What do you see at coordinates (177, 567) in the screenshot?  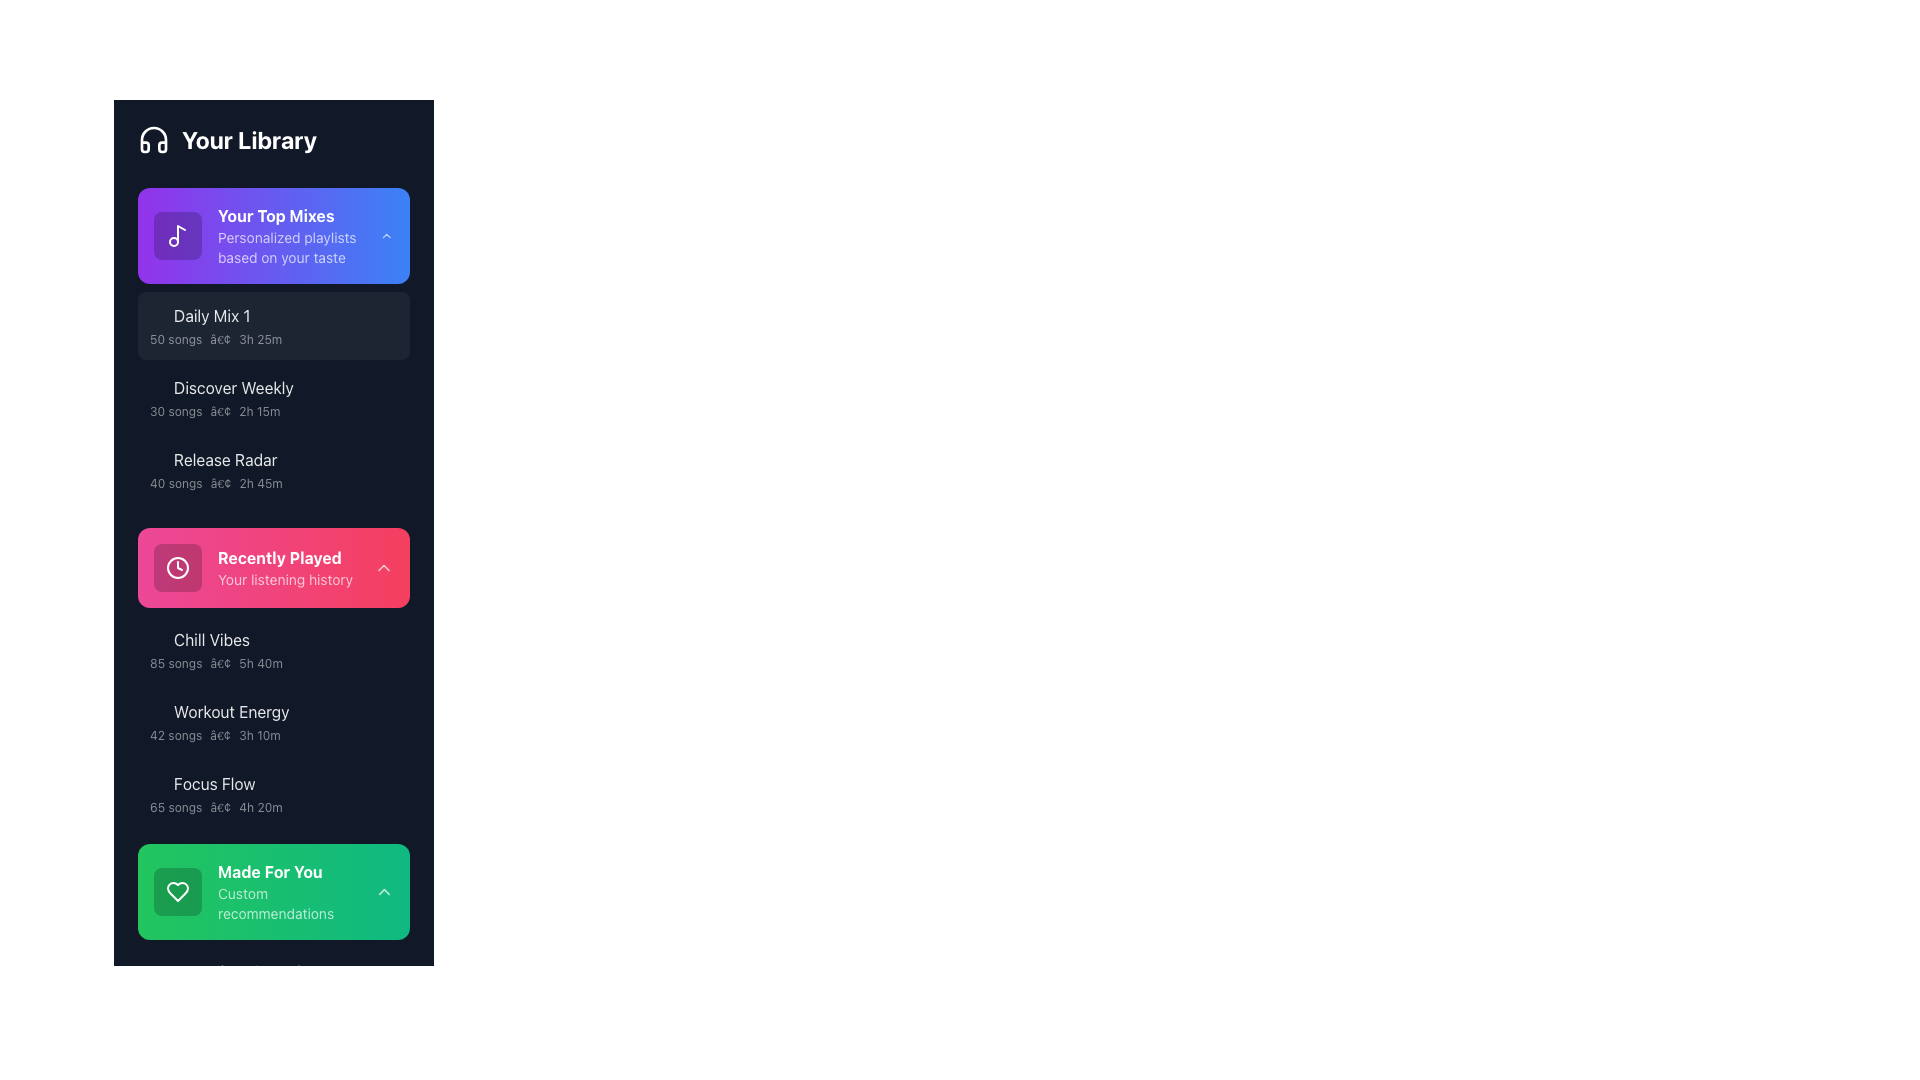 I see `the SVG circle element that visually represents the clock icon's face in the 'Recently Played' section of the app interface` at bounding box center [177, 567].